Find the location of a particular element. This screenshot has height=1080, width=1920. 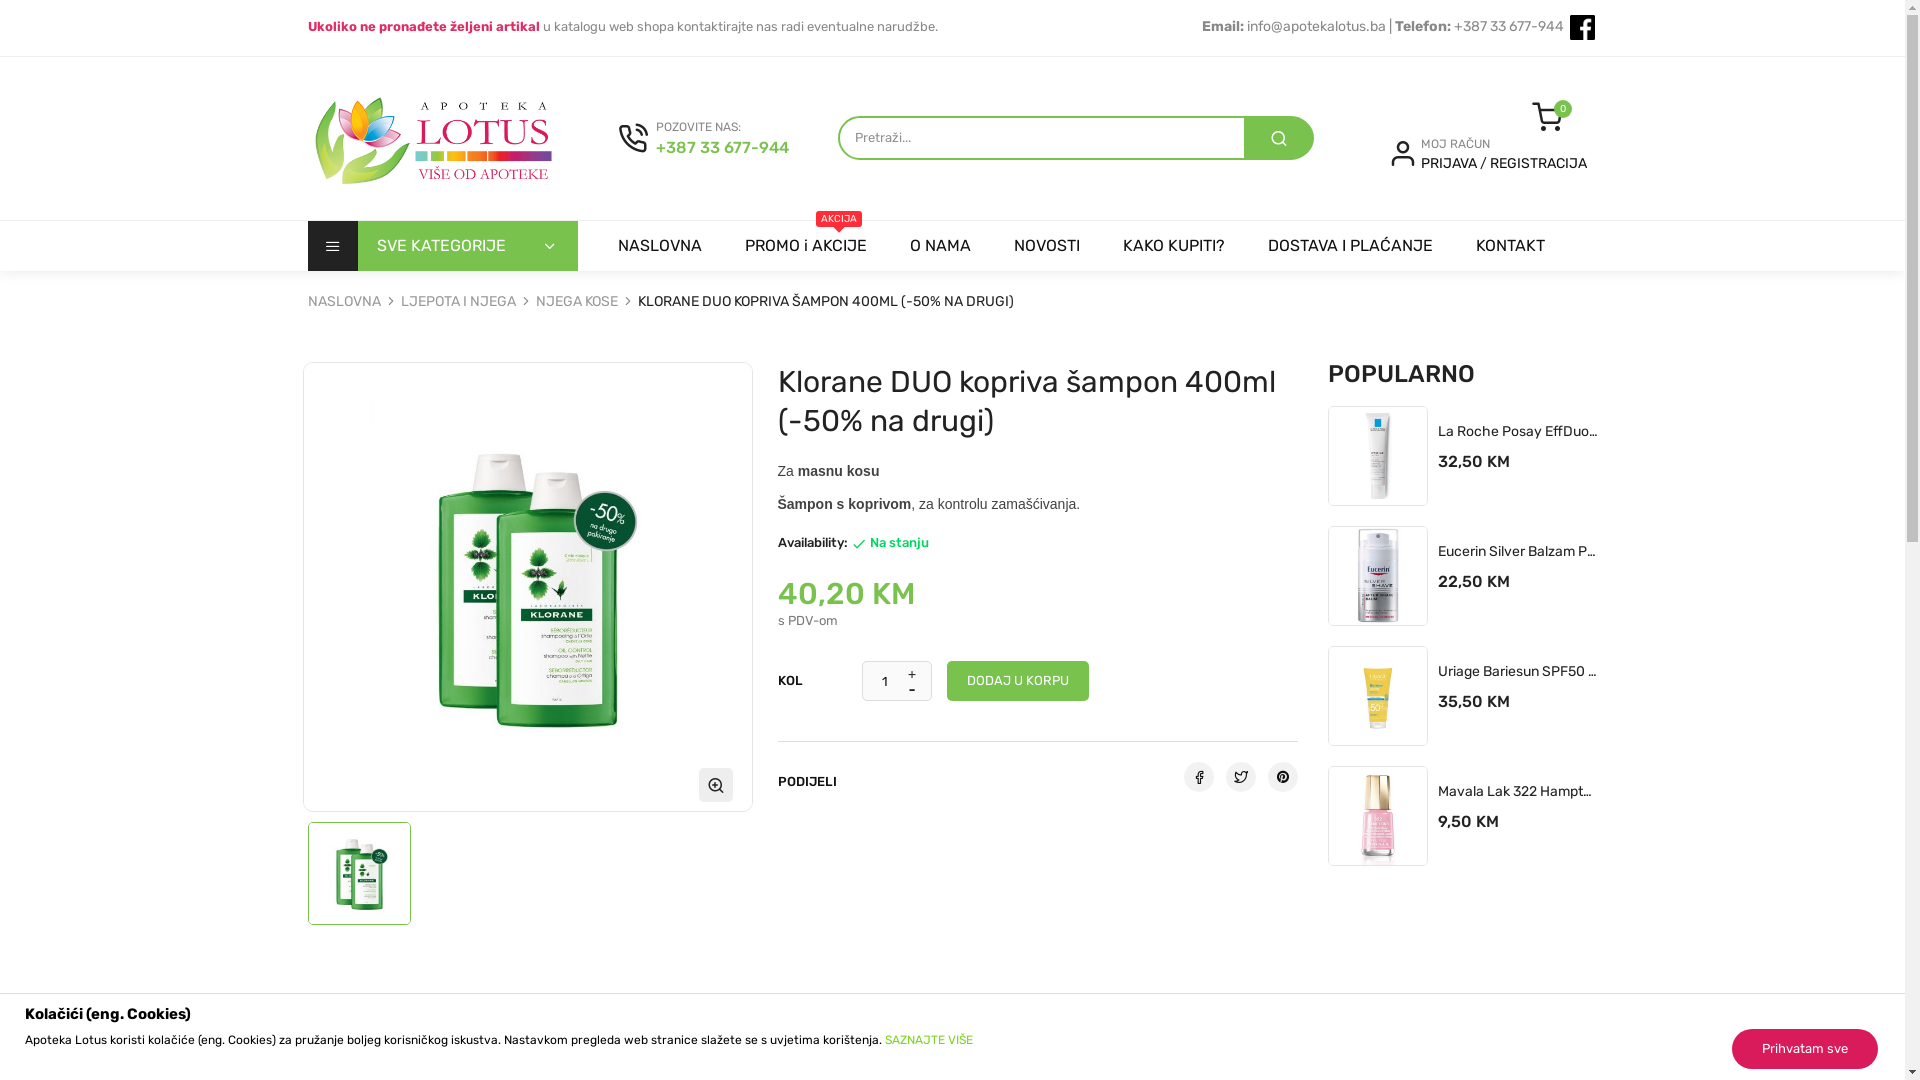

'NJEGA KOSE' is located at coordinates (577, 301).